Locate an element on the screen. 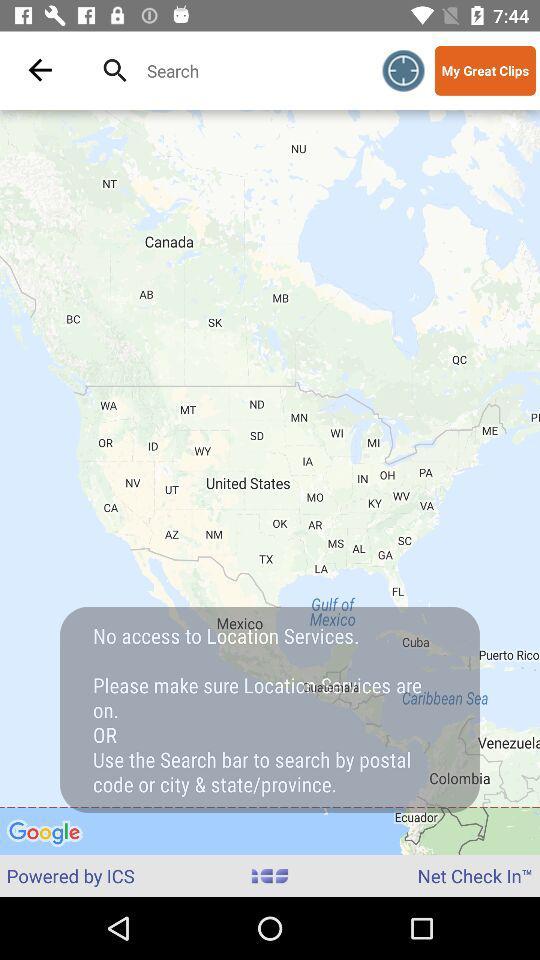 The height and width of the screenshot is (960, 540). my great clips item is located at coordinates (484, 70).